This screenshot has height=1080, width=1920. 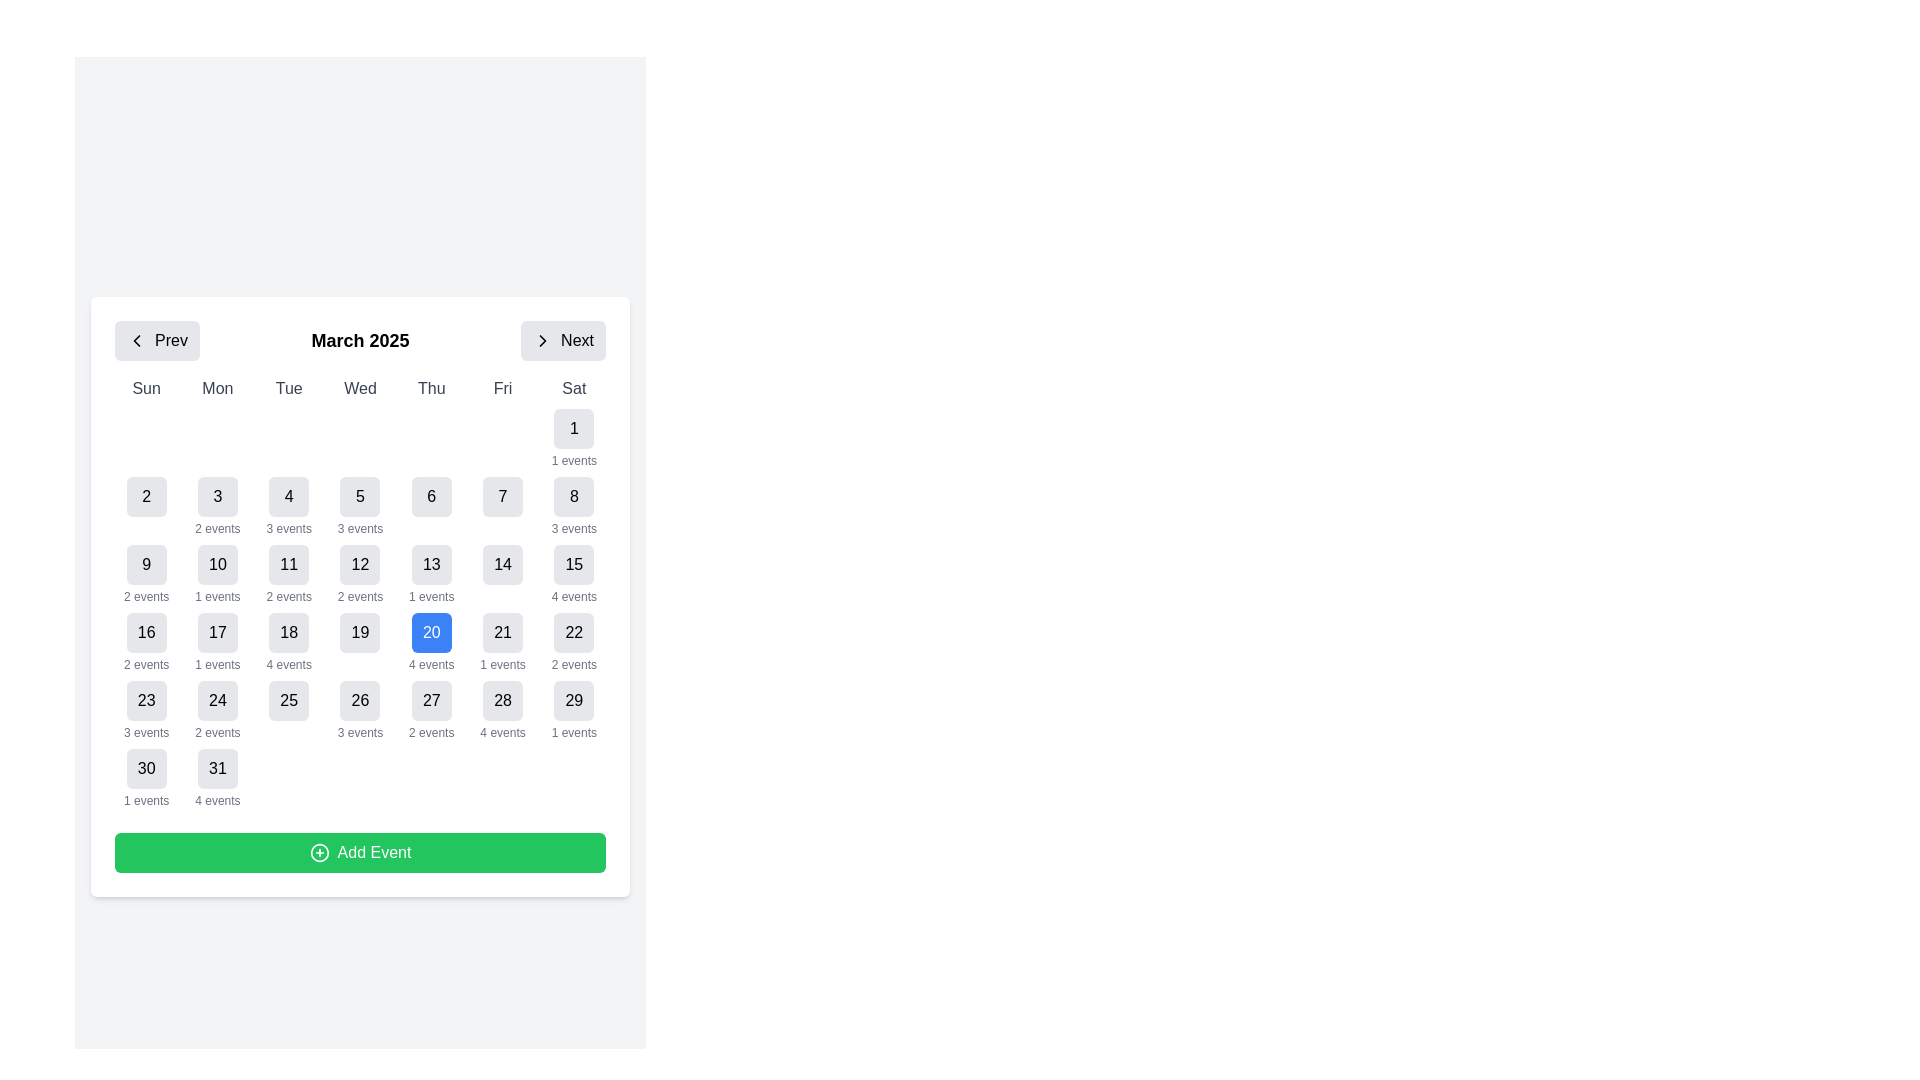 I want to click on the small square button with a rounded border displaying the number '14' in the calendar grid for March 2025, so click(x=503, y=564).